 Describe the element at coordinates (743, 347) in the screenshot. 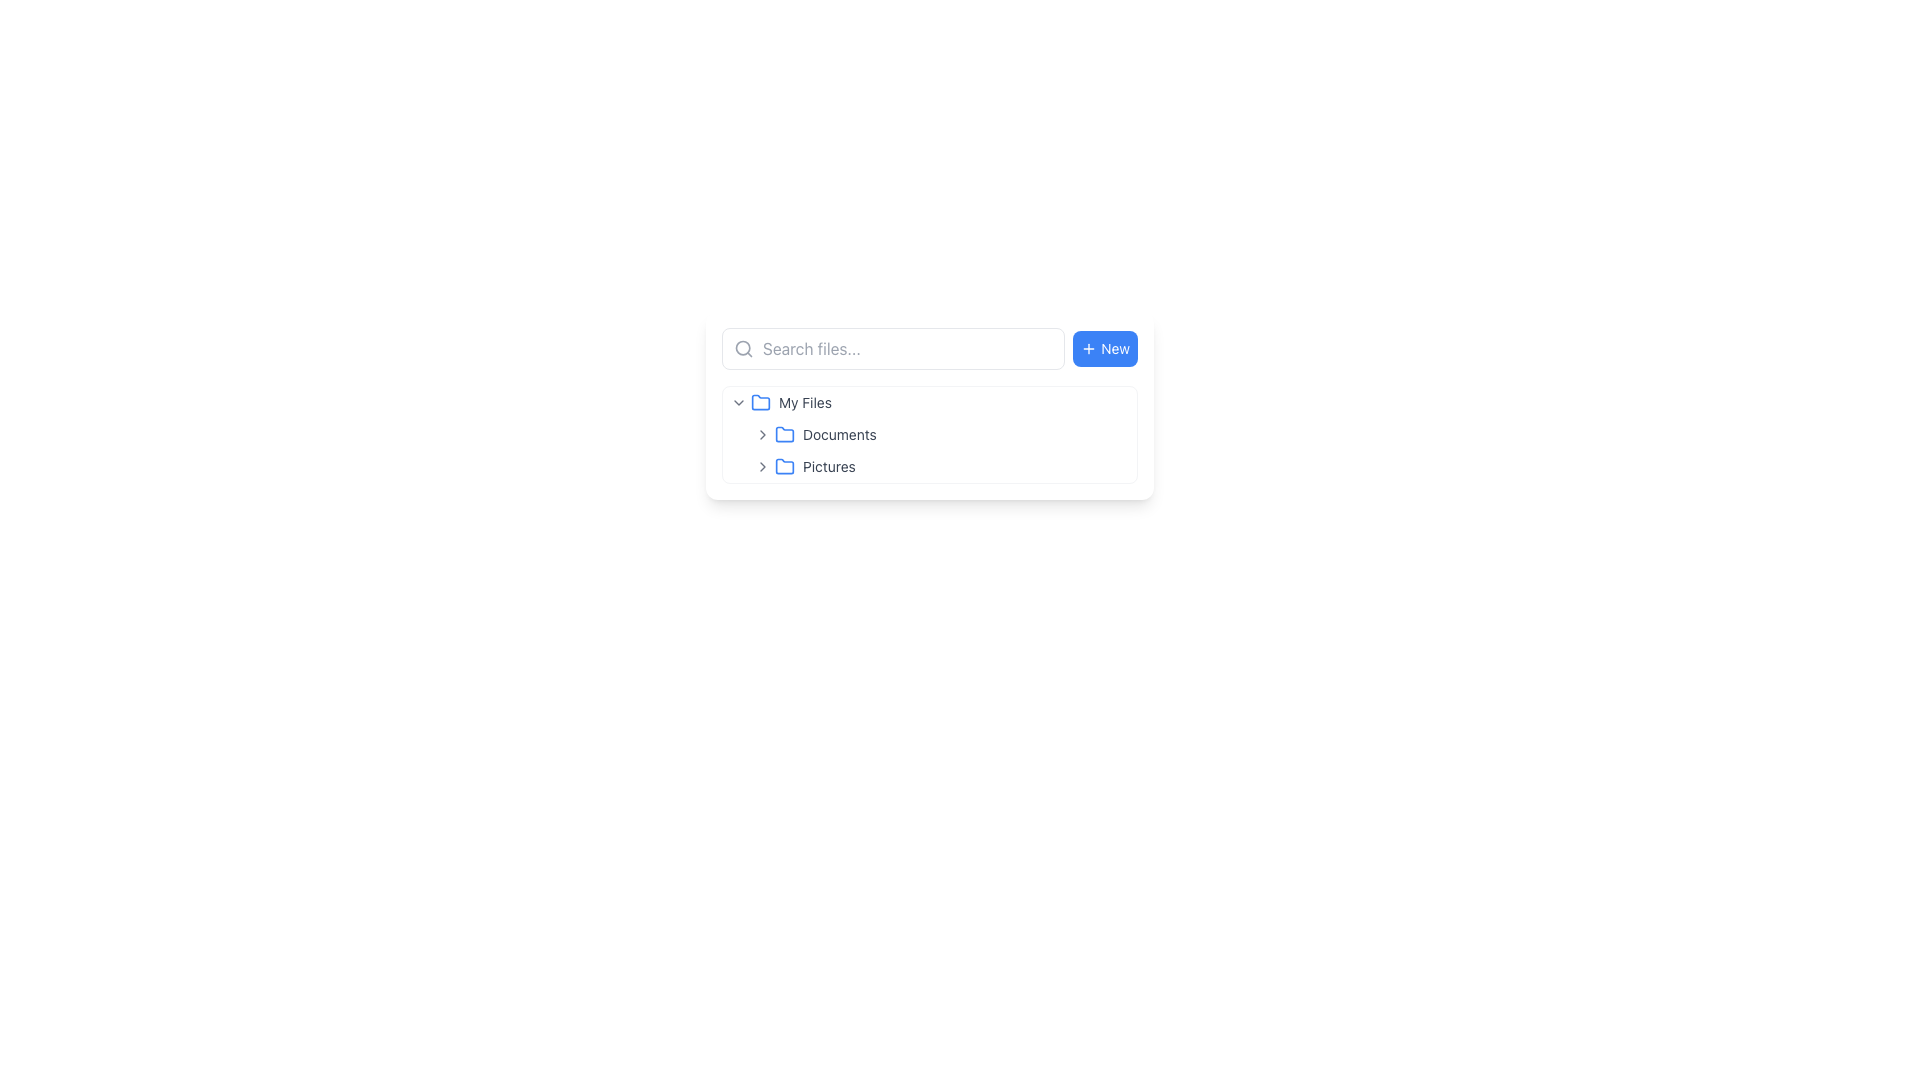

I see `the search icon located on the left-hand side of the input field, which visually indicates the search functionality` at that location.